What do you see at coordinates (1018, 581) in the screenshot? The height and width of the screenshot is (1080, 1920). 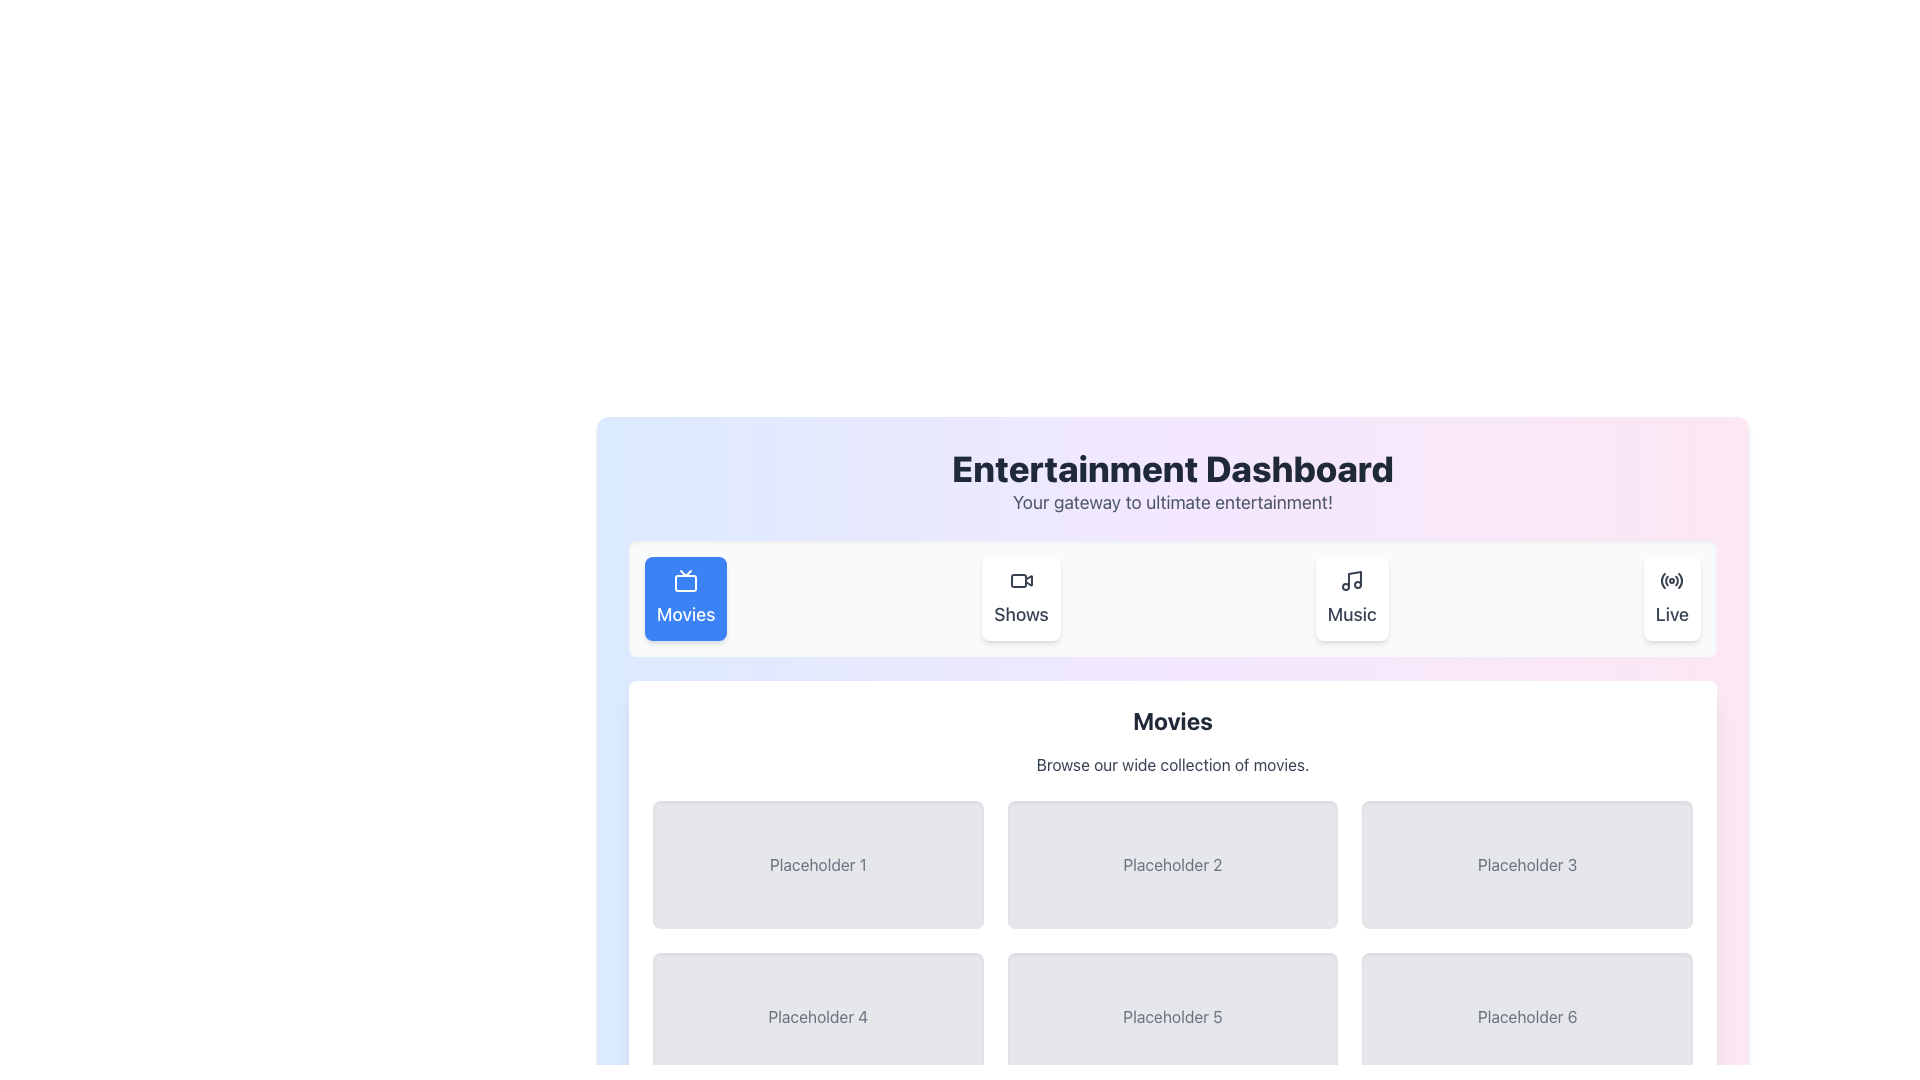 I see `the decorative graphical element that represents part of the video icon labeled 'Shows' in the top navigation bar` at bounding box center [1018, 581].